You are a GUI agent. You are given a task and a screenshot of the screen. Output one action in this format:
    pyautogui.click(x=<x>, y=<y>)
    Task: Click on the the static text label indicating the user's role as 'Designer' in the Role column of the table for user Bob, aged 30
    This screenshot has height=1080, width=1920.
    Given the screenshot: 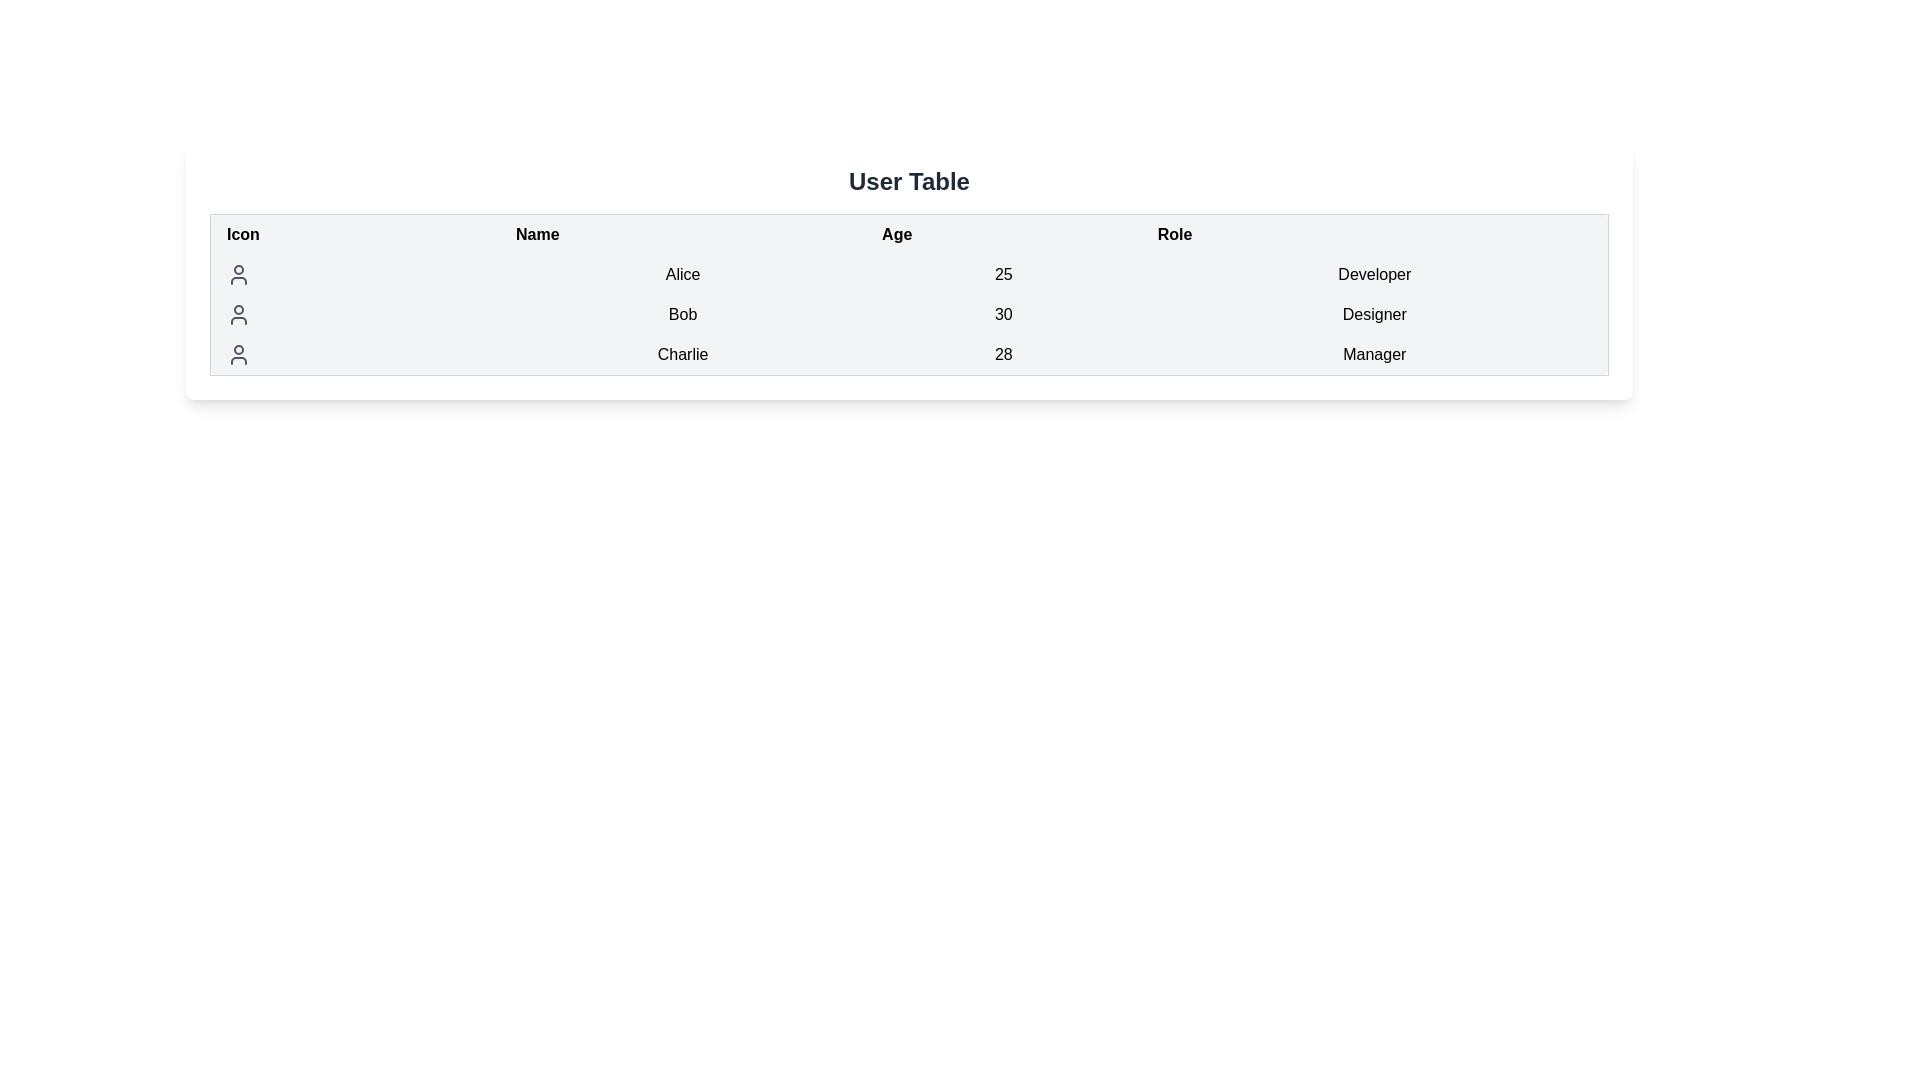 What is the action you would take?
    pyautogui.click(x=1374, y=315)
    